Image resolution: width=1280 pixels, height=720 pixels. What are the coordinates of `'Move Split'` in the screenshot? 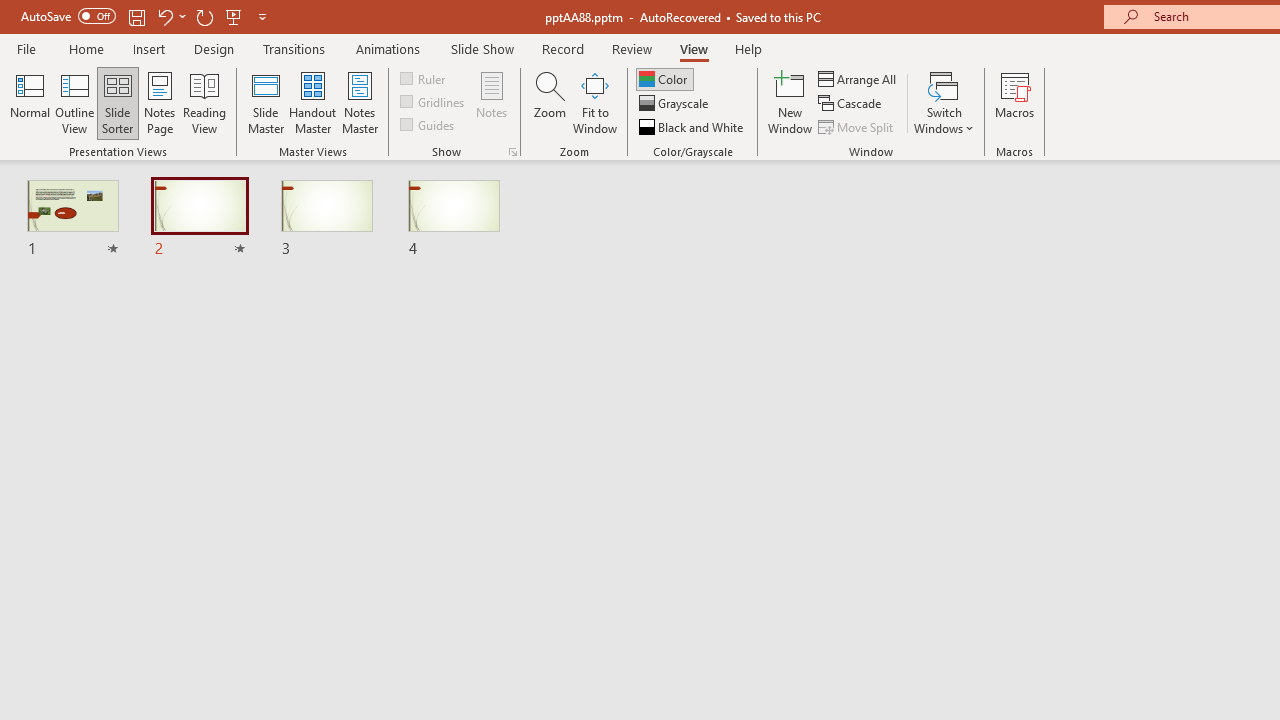 It's located at (857, 127).